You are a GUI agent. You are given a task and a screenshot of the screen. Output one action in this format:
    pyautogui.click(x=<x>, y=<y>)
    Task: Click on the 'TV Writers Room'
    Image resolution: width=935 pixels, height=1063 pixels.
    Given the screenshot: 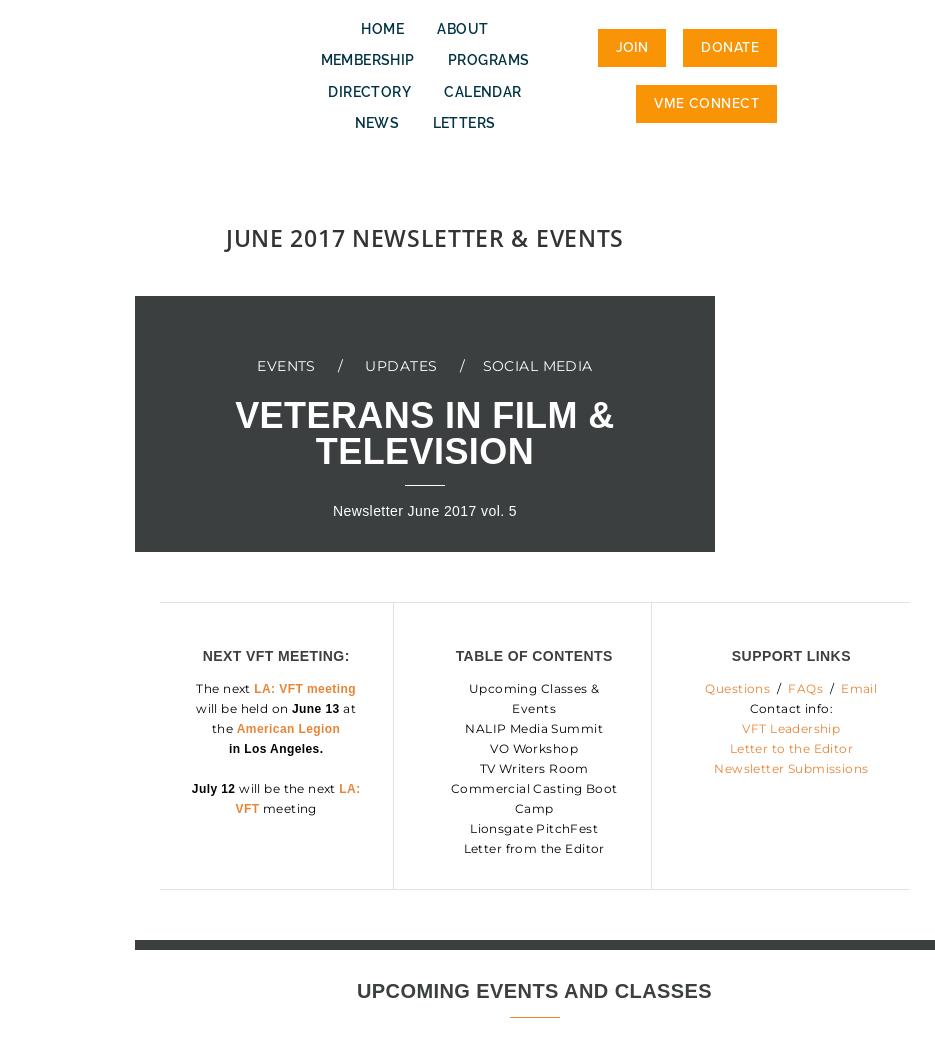 What is the action you would take?
    pyautogui.click(x=479, y=767)
    